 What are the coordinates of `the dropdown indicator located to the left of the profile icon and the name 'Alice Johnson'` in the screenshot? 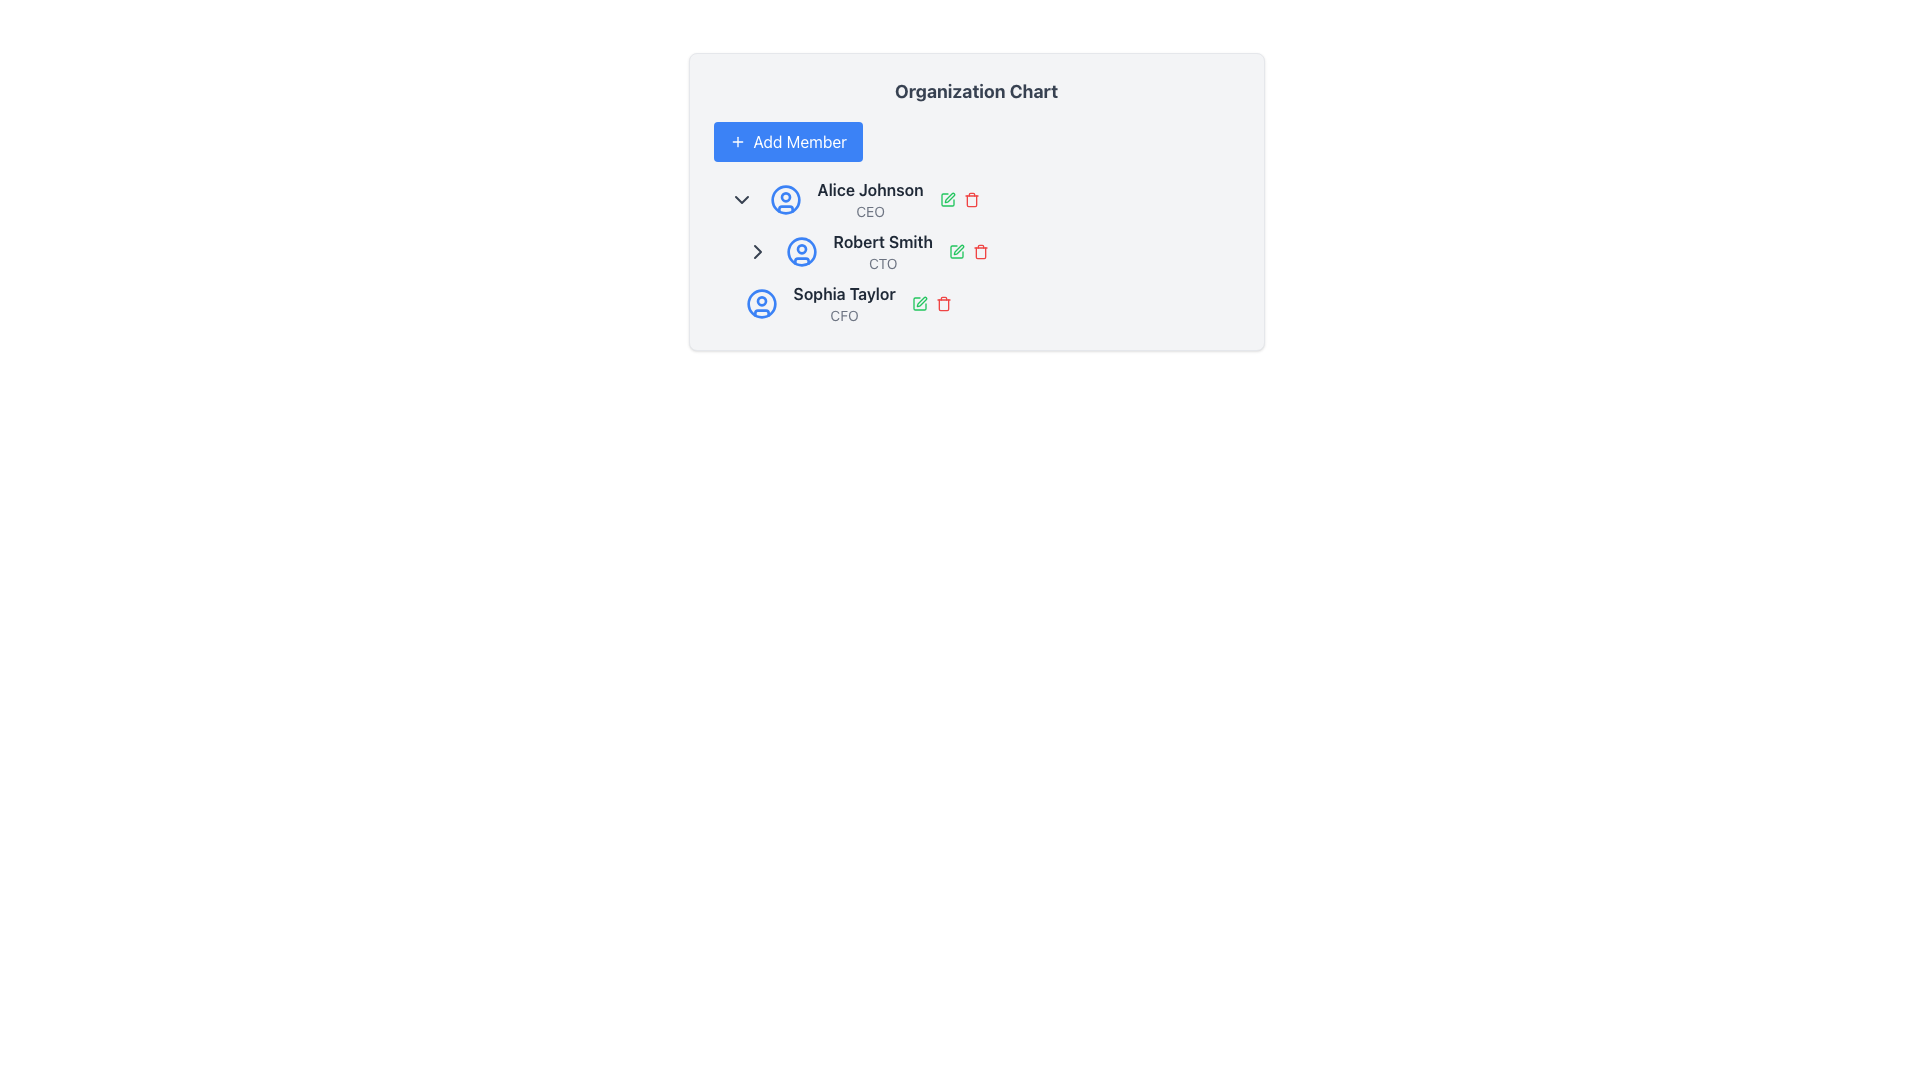 It's located at (740, 200).